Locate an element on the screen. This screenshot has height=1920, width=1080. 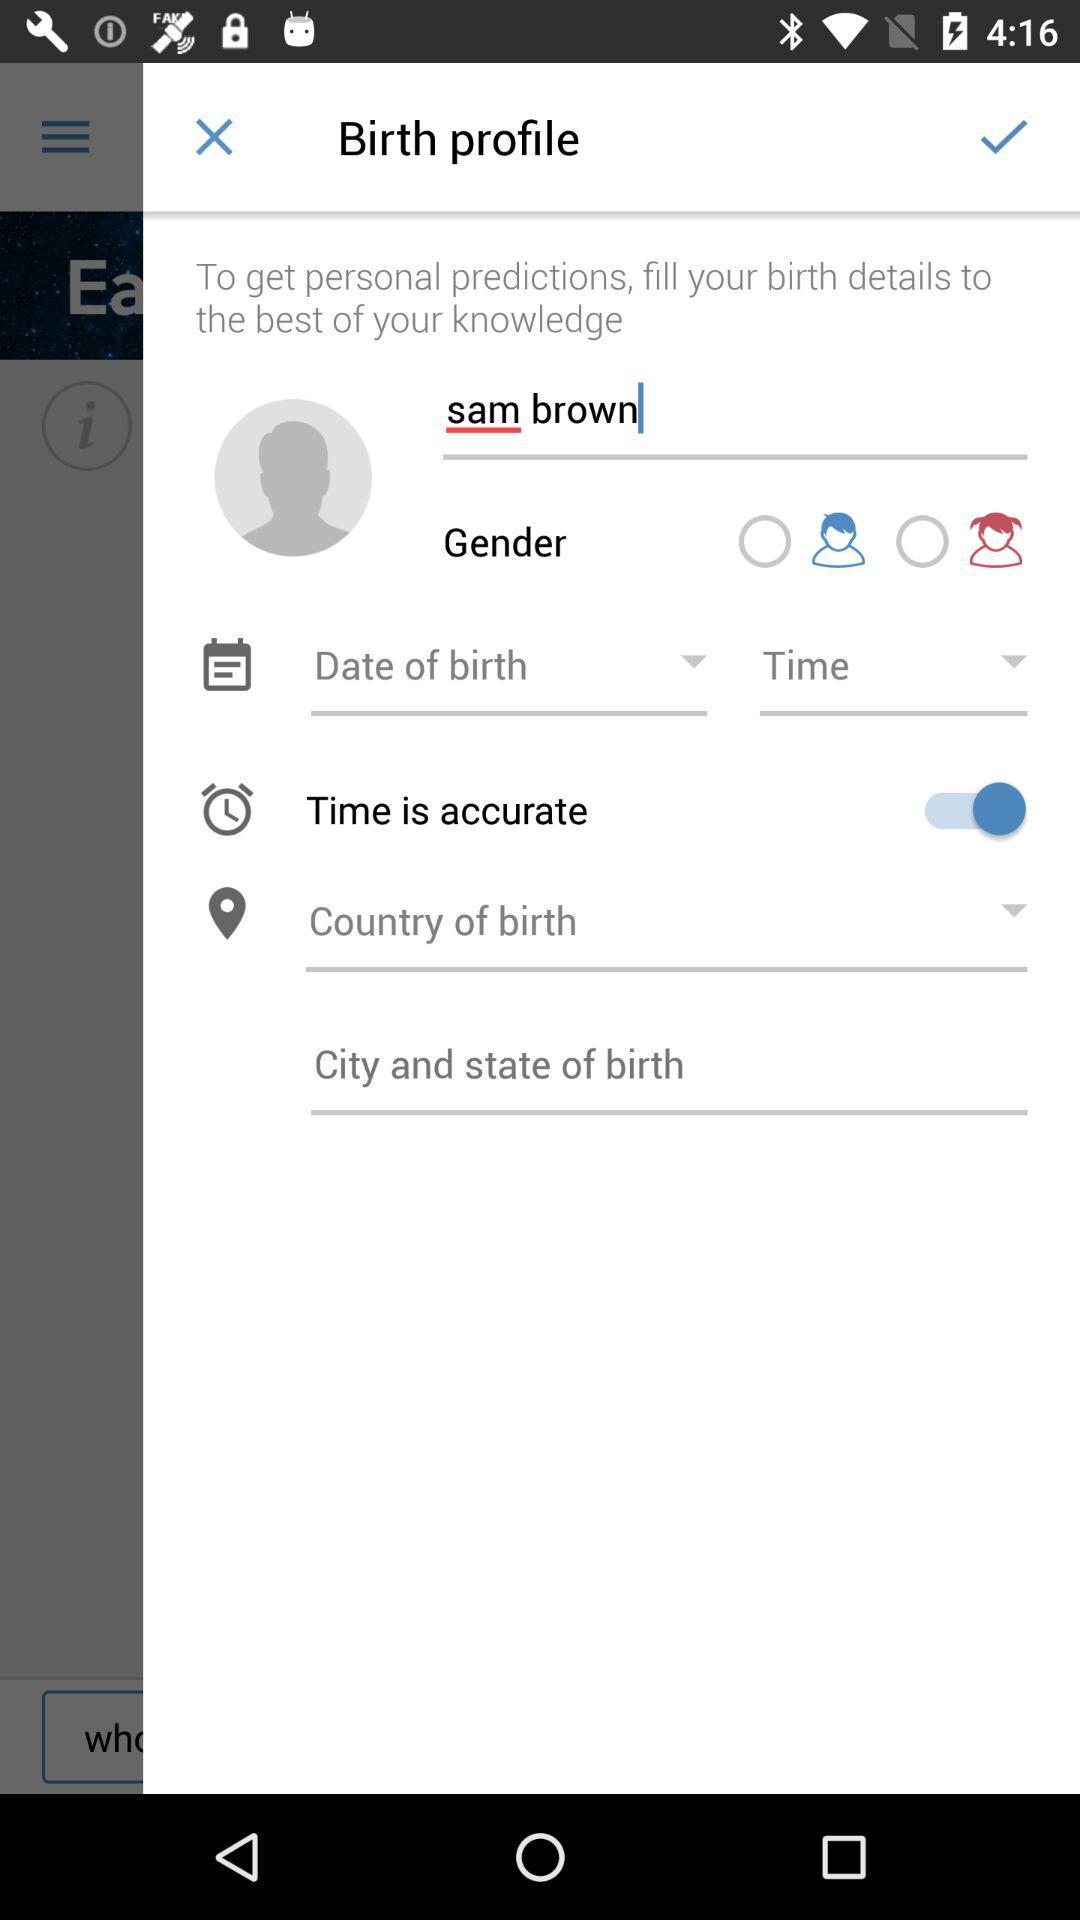
display calendar is located at coordinates (226, 664).